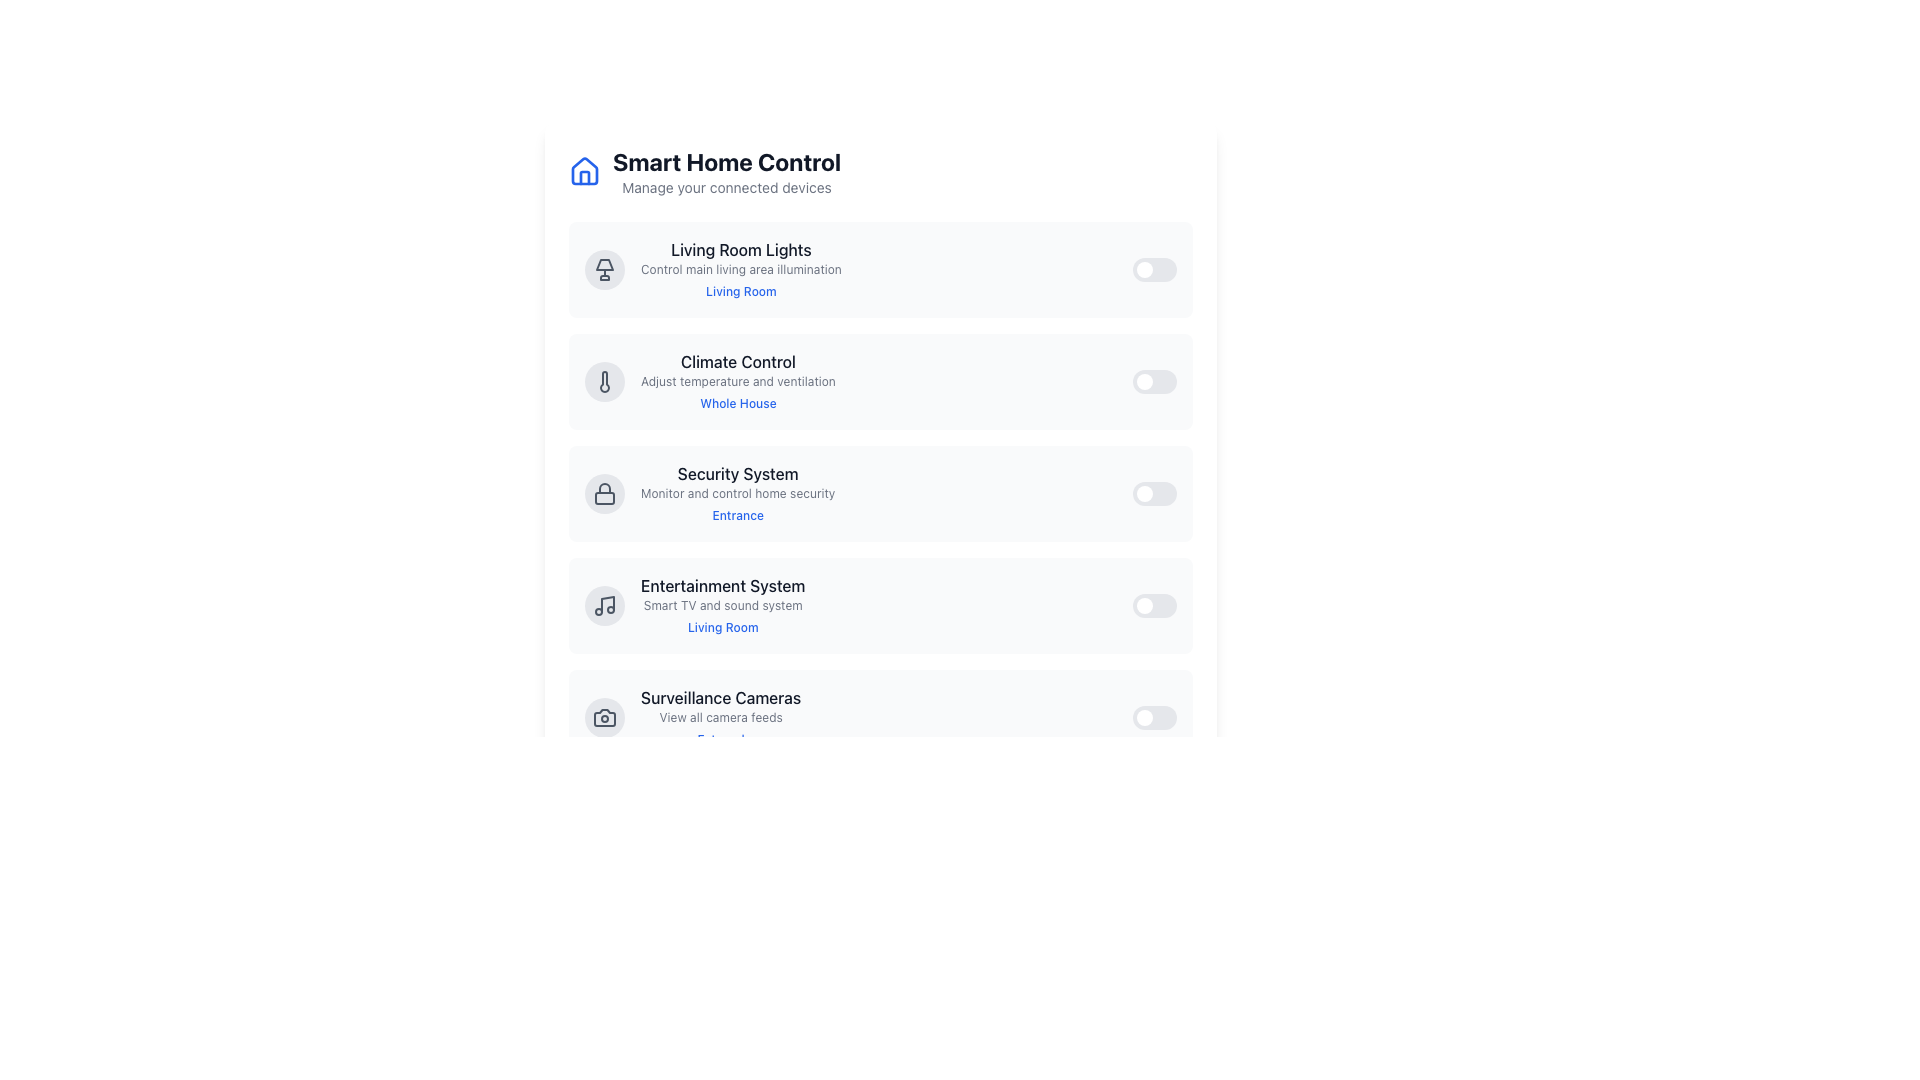  Describe the element at coordinates (603, 496) in the screenshot. I see `the lower rectangular component of the SVG lock icon, which is styled with a subtle gray tone and is located to the left of the 'Security System' option in the third row` at that location.